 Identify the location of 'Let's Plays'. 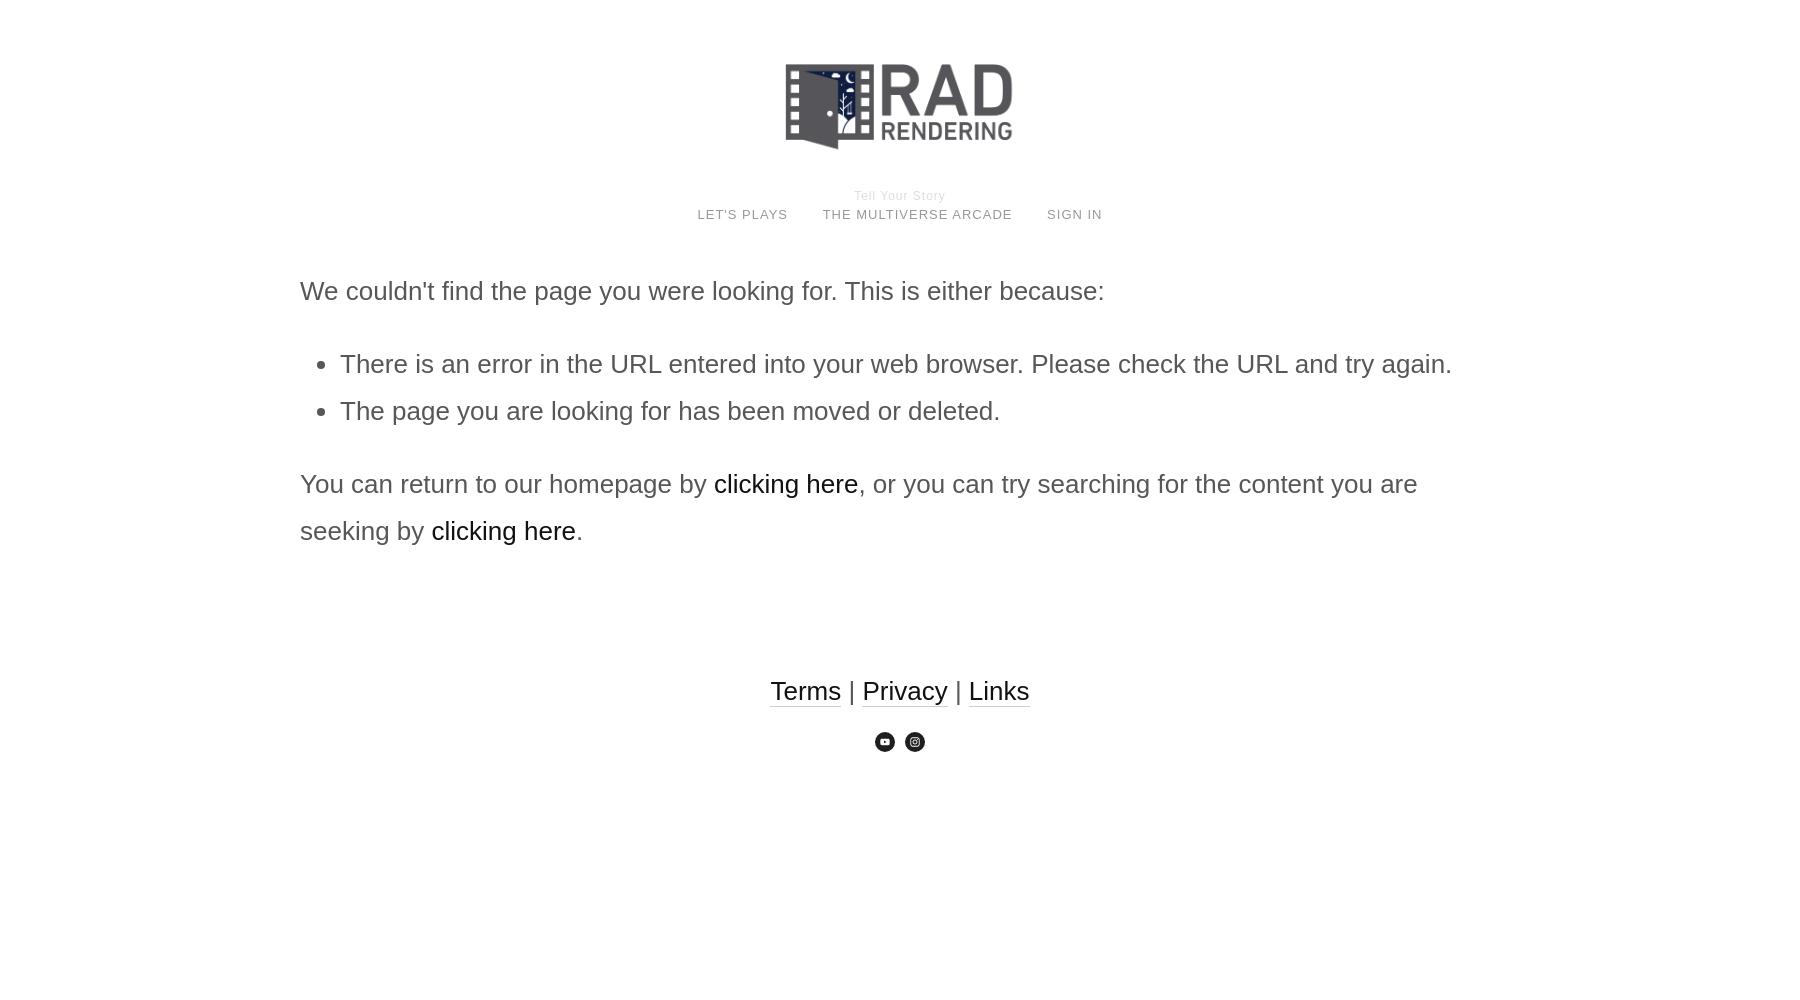
(695, 212).